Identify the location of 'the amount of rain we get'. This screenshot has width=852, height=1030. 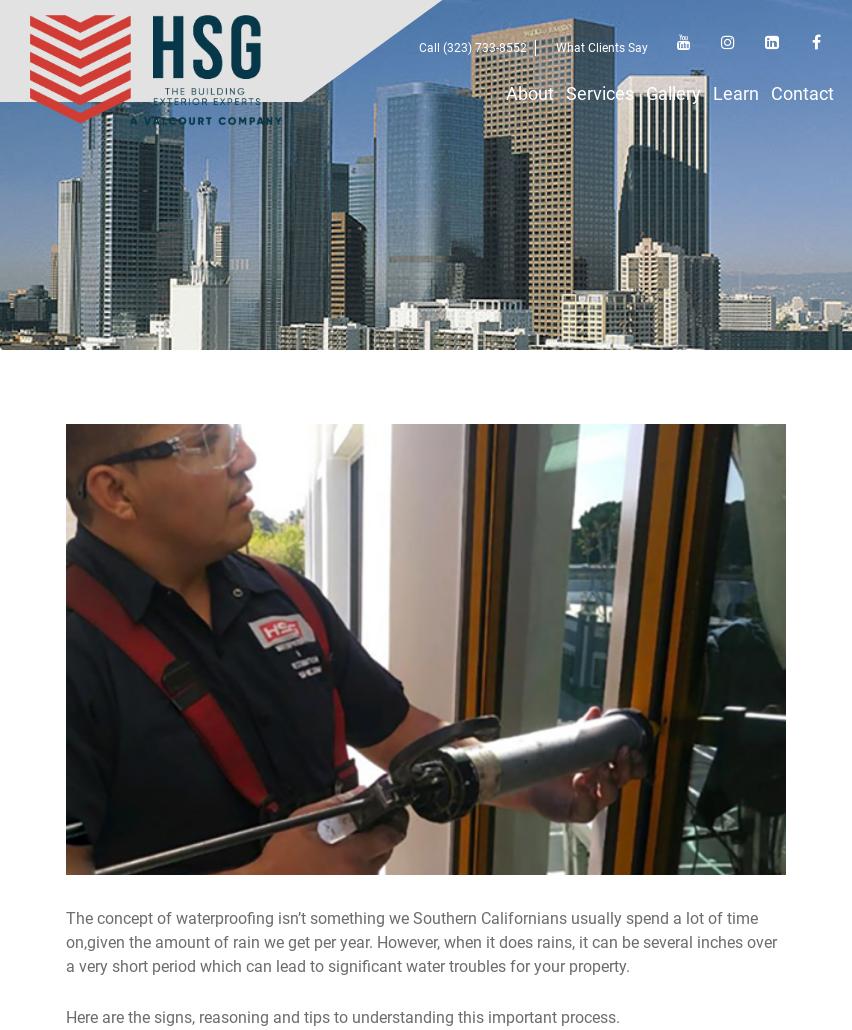
(220, 942).